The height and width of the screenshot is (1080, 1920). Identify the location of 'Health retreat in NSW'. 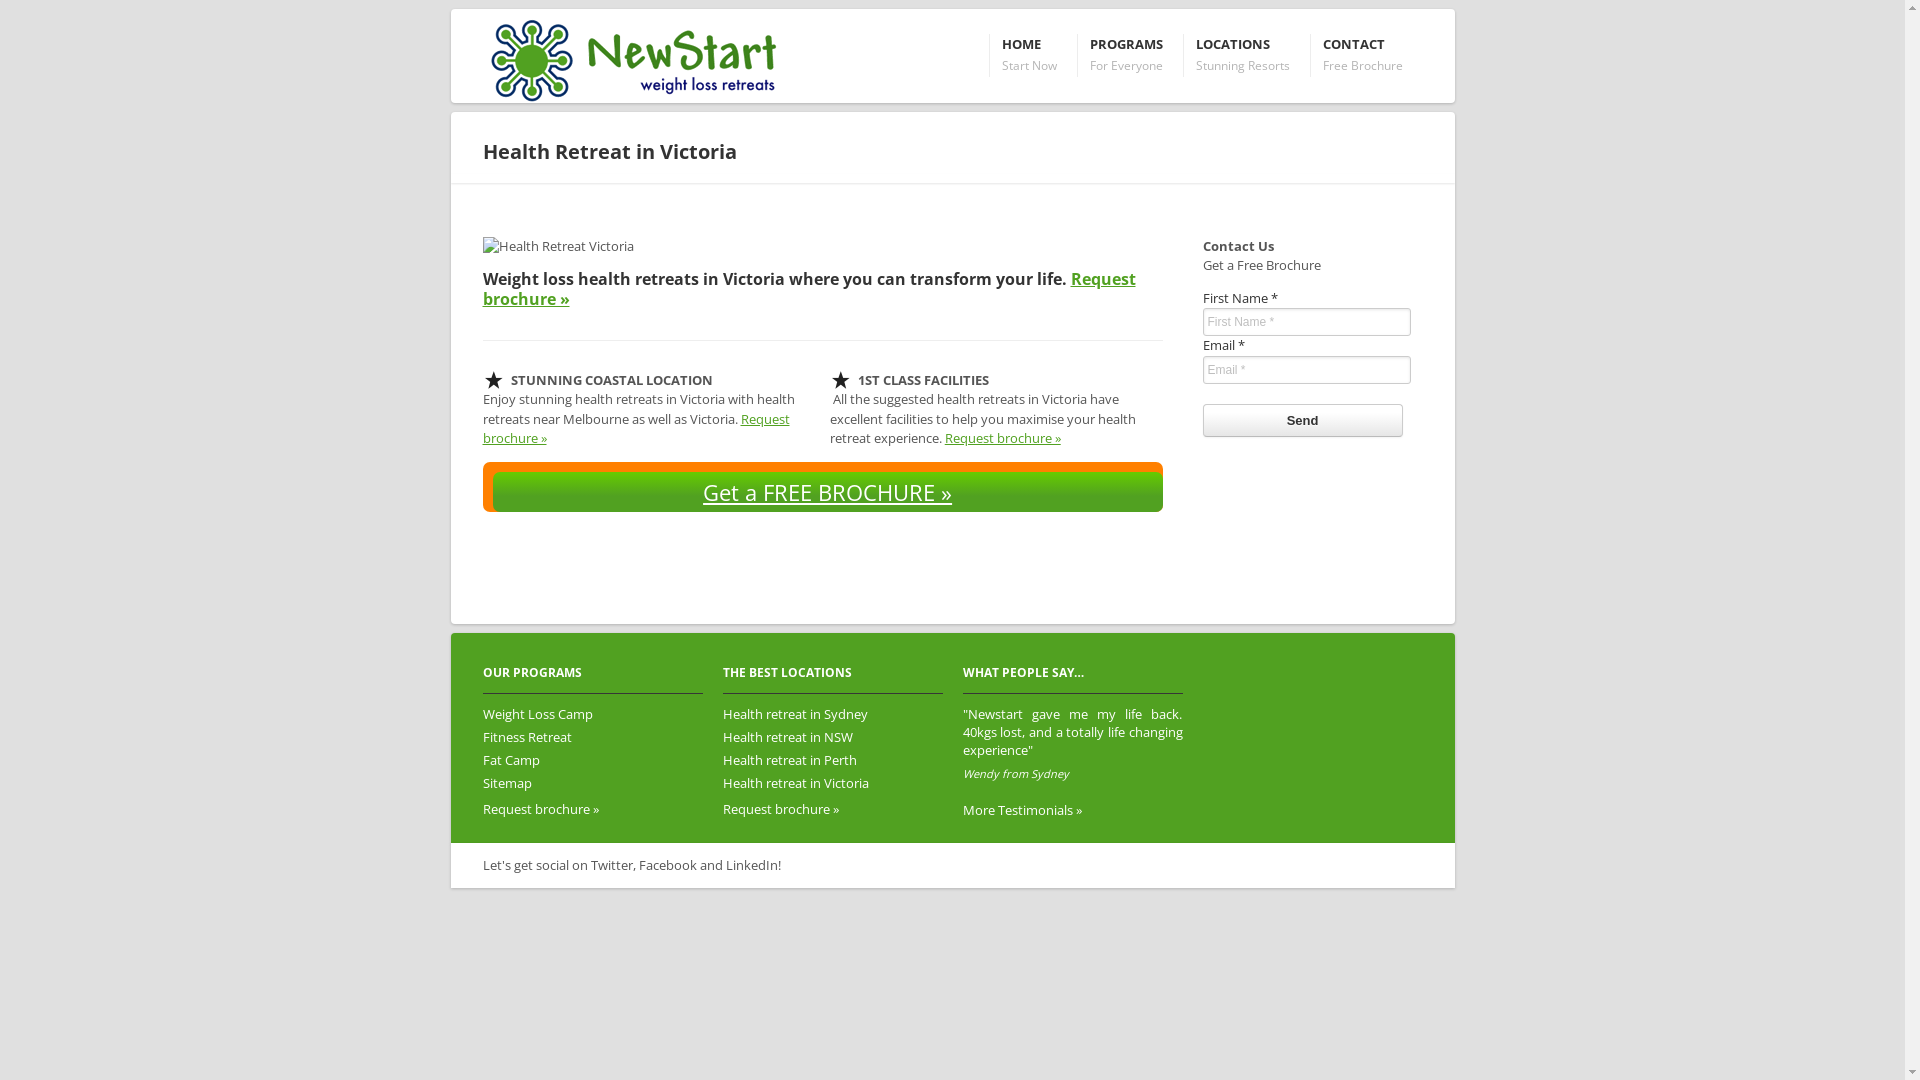
(720, 736).